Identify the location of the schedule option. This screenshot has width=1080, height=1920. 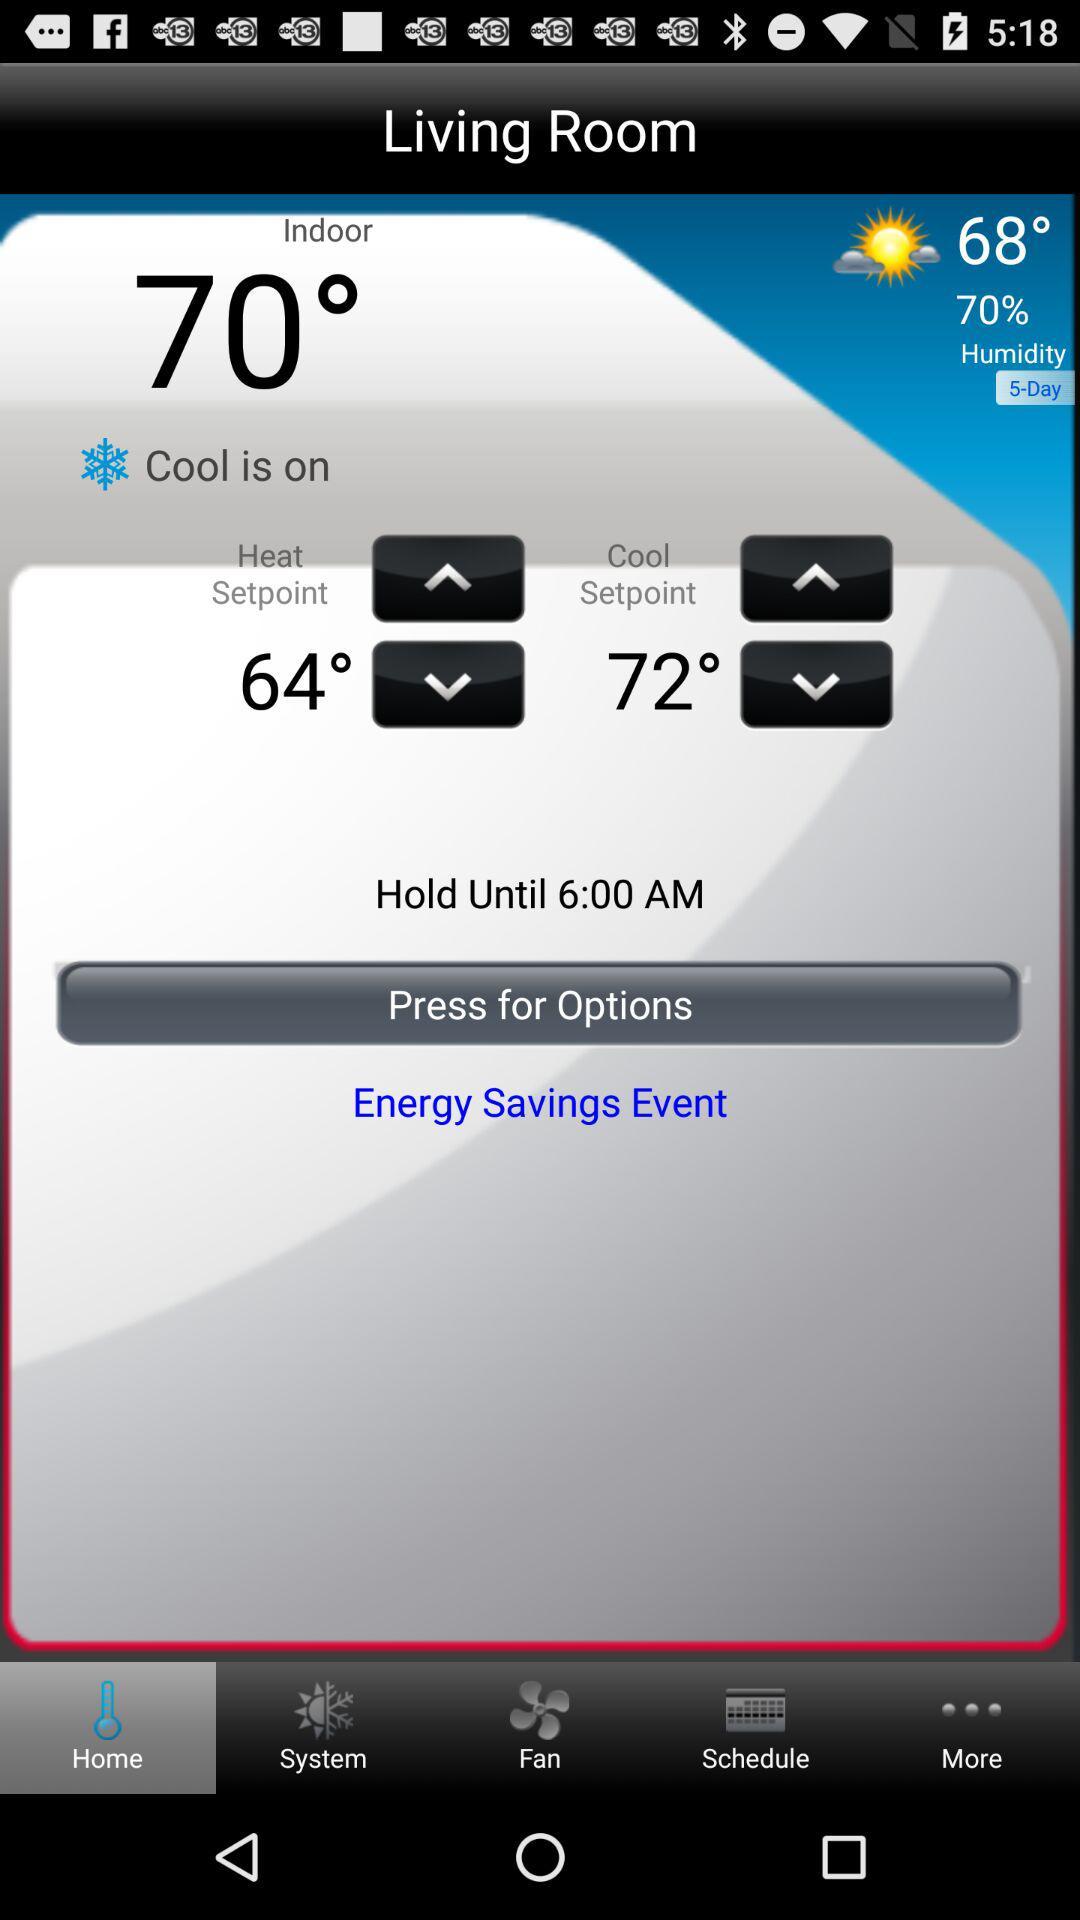
(756, 1727).